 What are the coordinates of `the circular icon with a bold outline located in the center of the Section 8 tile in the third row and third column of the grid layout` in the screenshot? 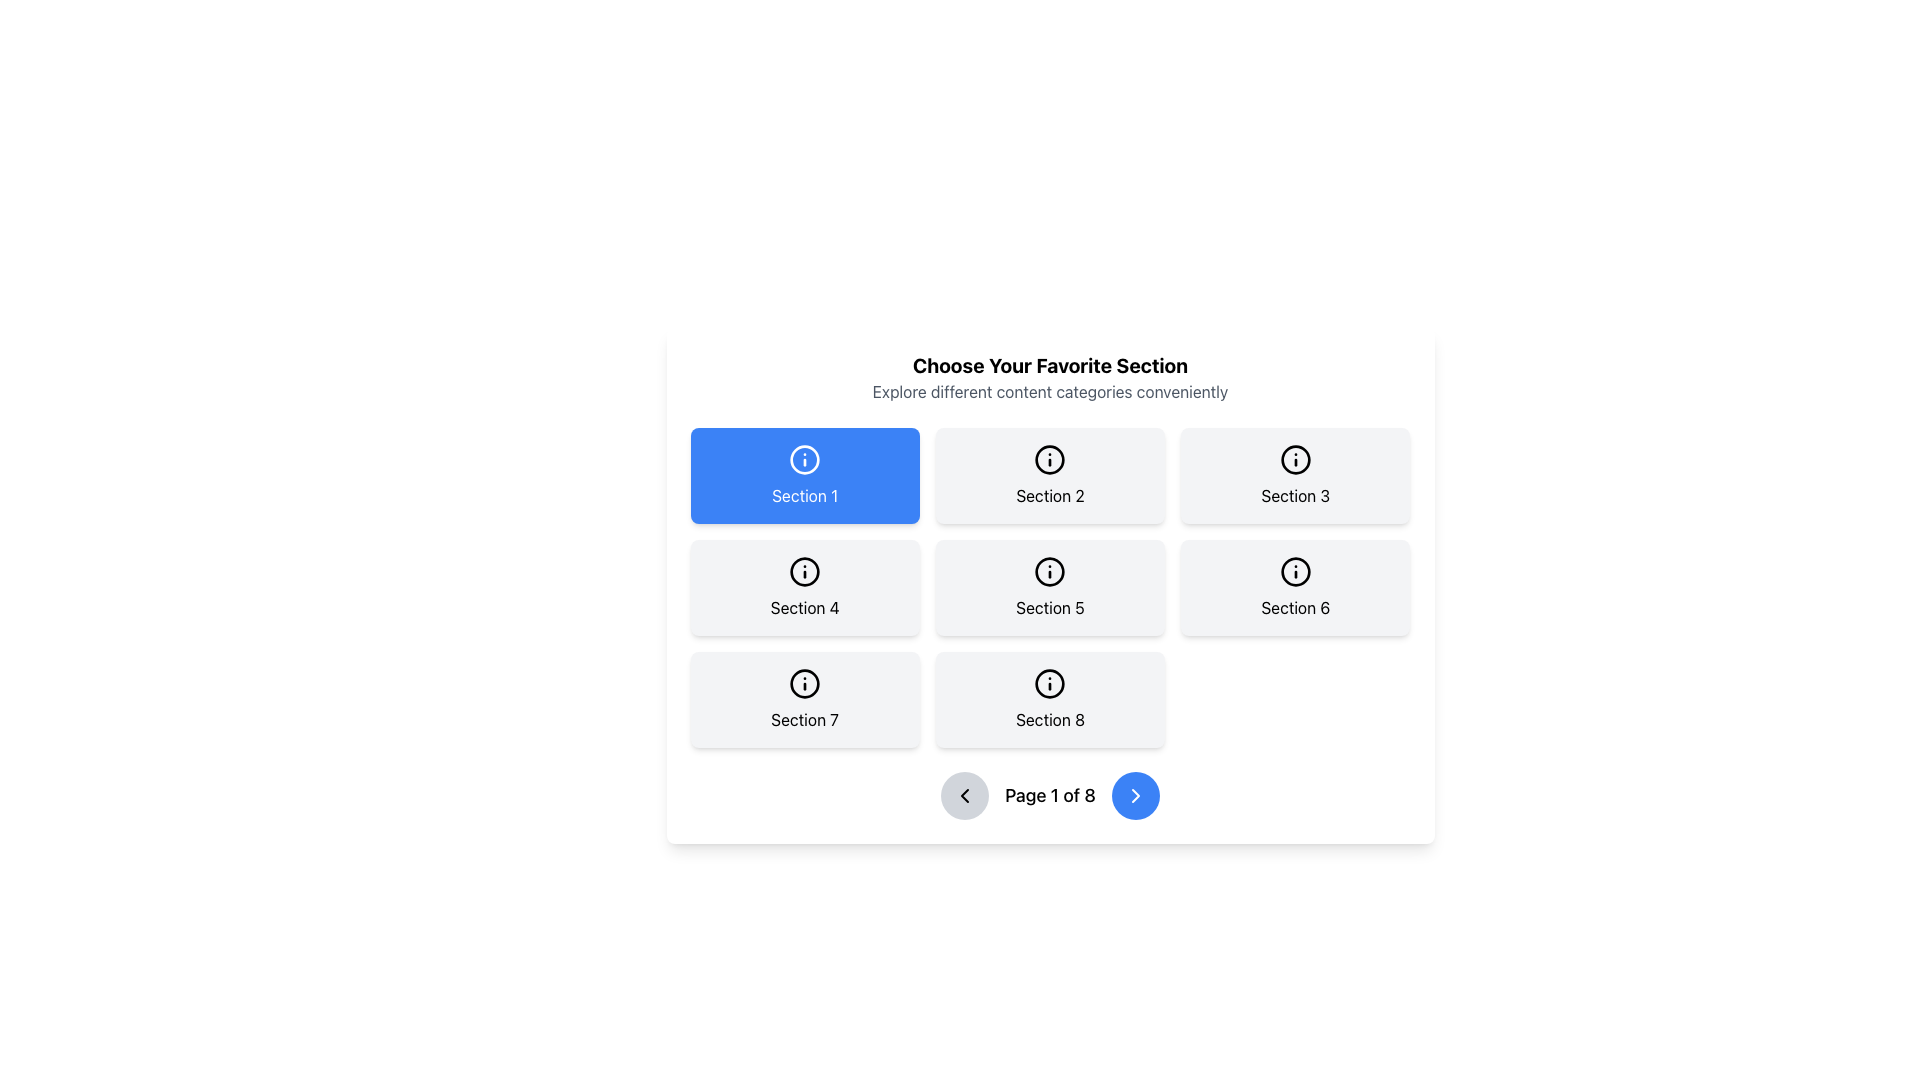 It's located at (1049, 682).